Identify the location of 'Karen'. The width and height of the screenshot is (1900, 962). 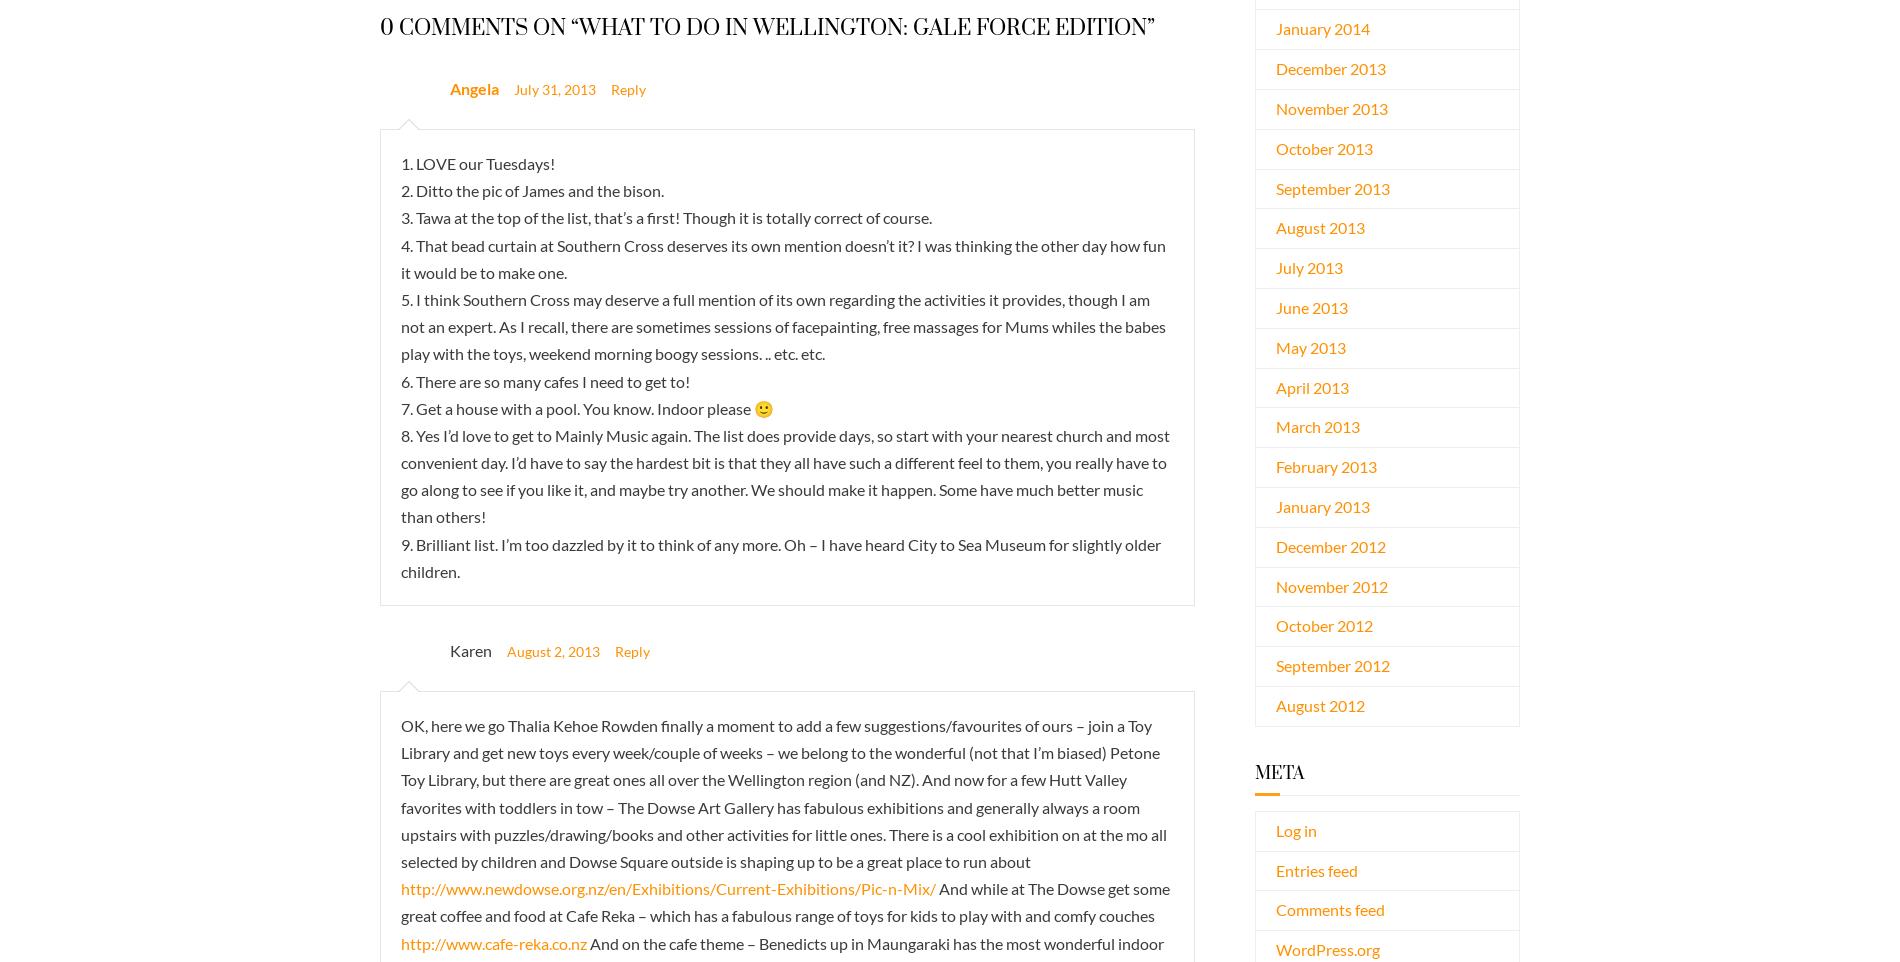
(470, 650).